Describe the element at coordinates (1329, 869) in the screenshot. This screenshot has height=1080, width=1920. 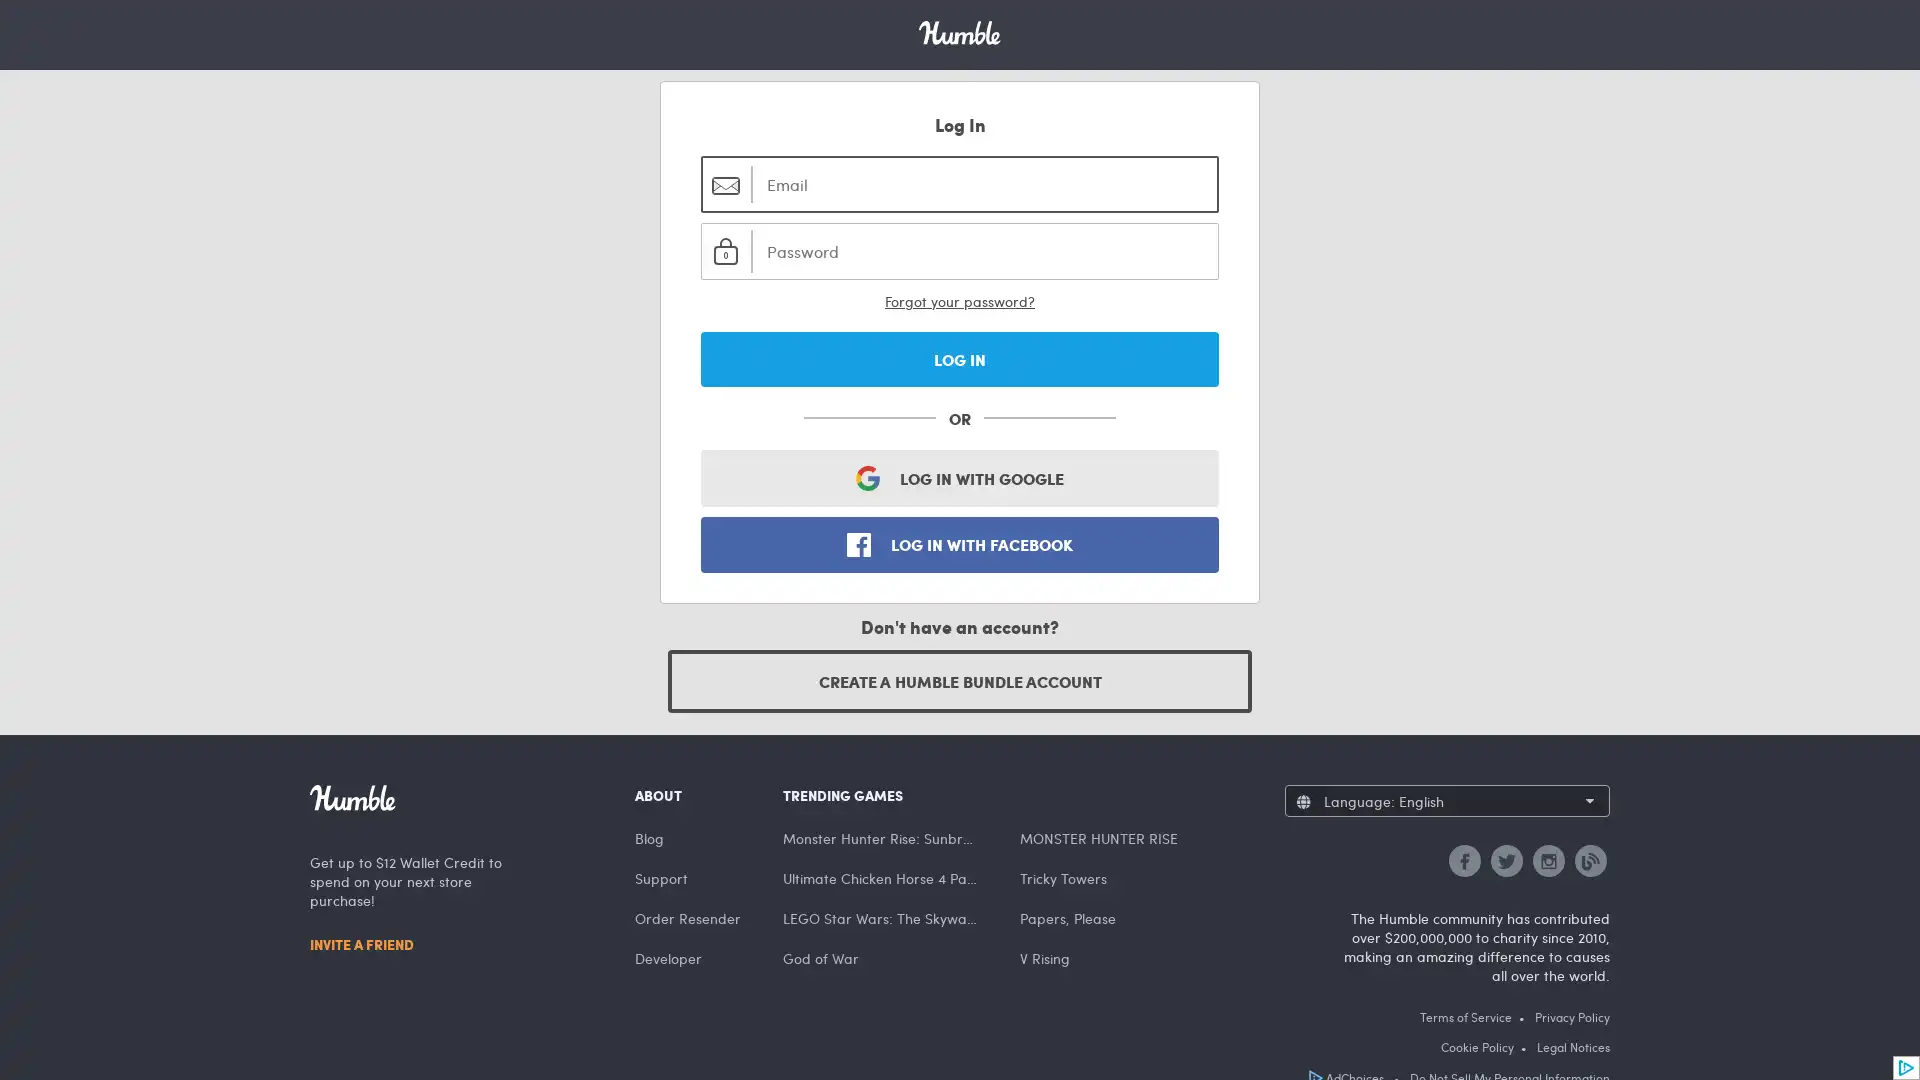
I see `Francais` at that location.